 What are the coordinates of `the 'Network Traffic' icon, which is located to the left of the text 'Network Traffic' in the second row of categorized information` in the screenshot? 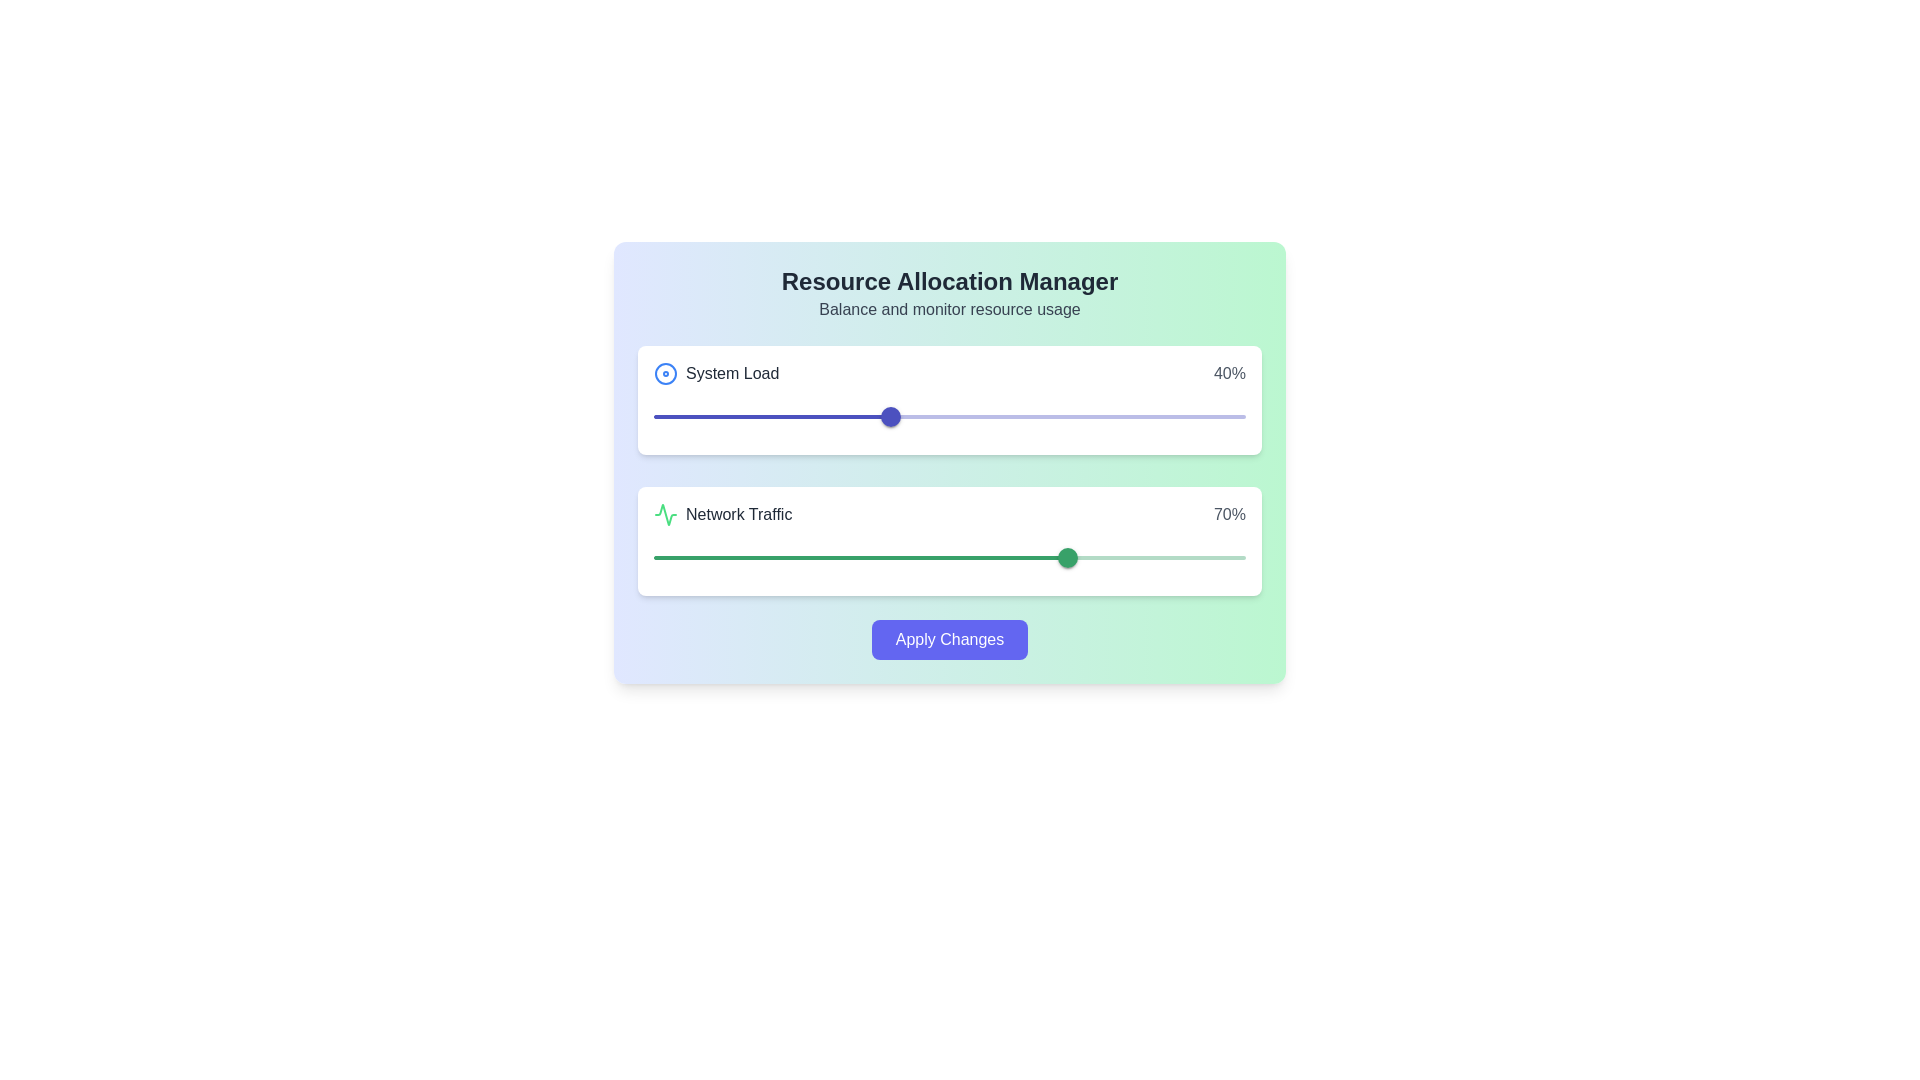 It's located at (666, 514).